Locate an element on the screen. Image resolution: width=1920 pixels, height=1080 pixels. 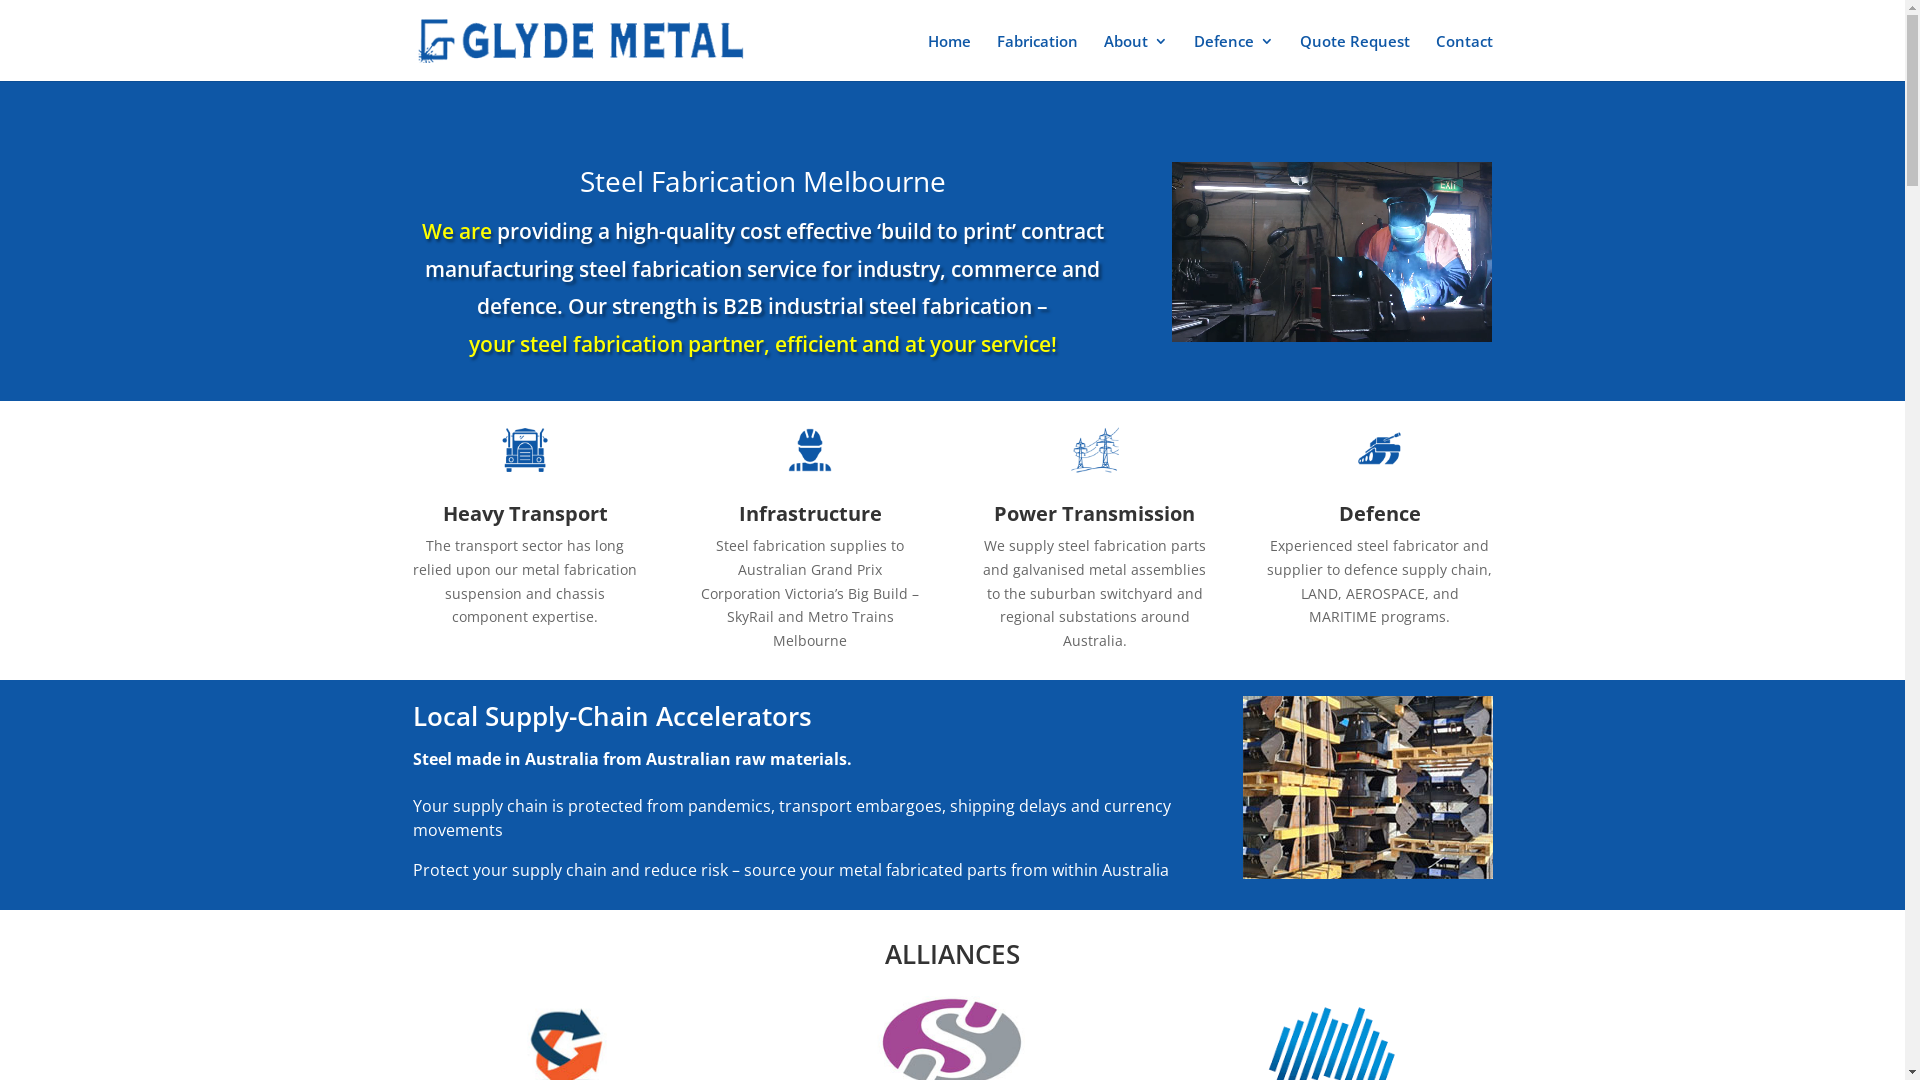
'Home' is located at coordinates (948, 56).